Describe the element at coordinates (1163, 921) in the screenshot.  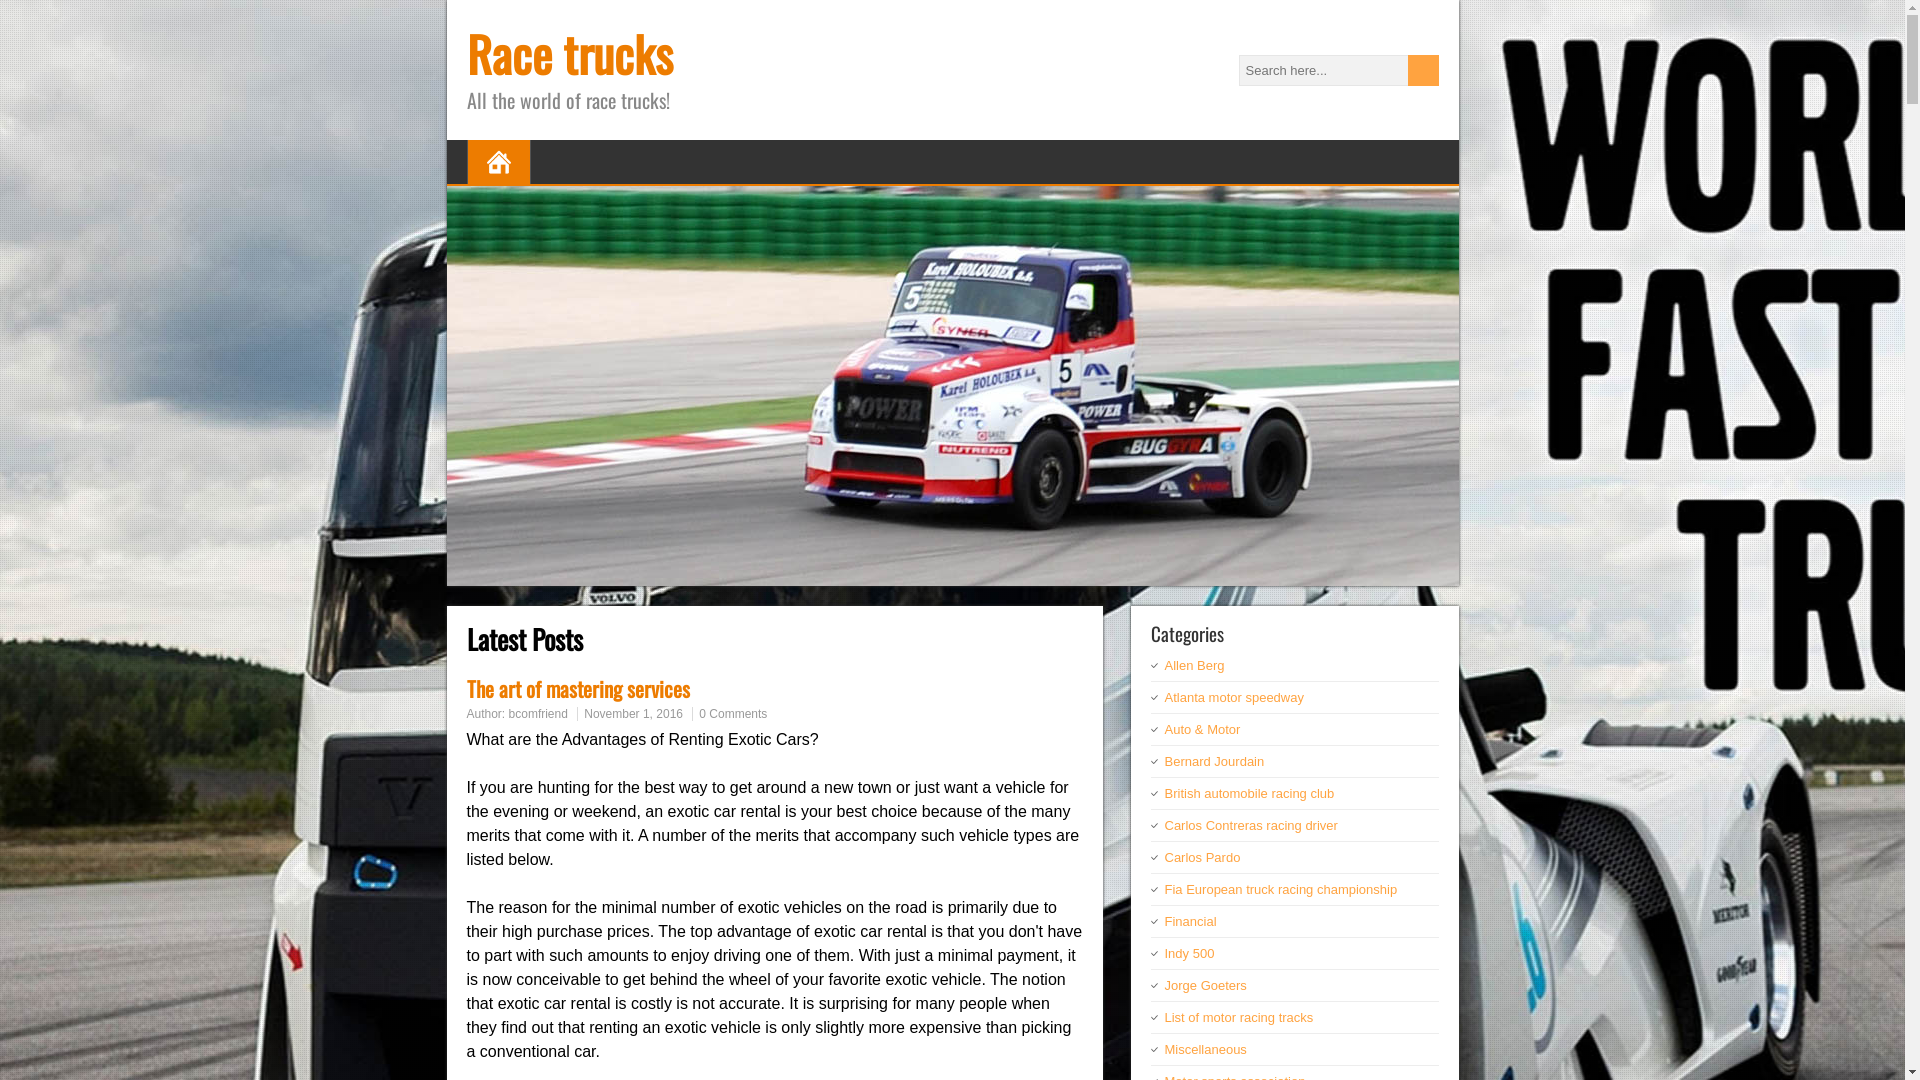
I see `'Financial'` at that location.